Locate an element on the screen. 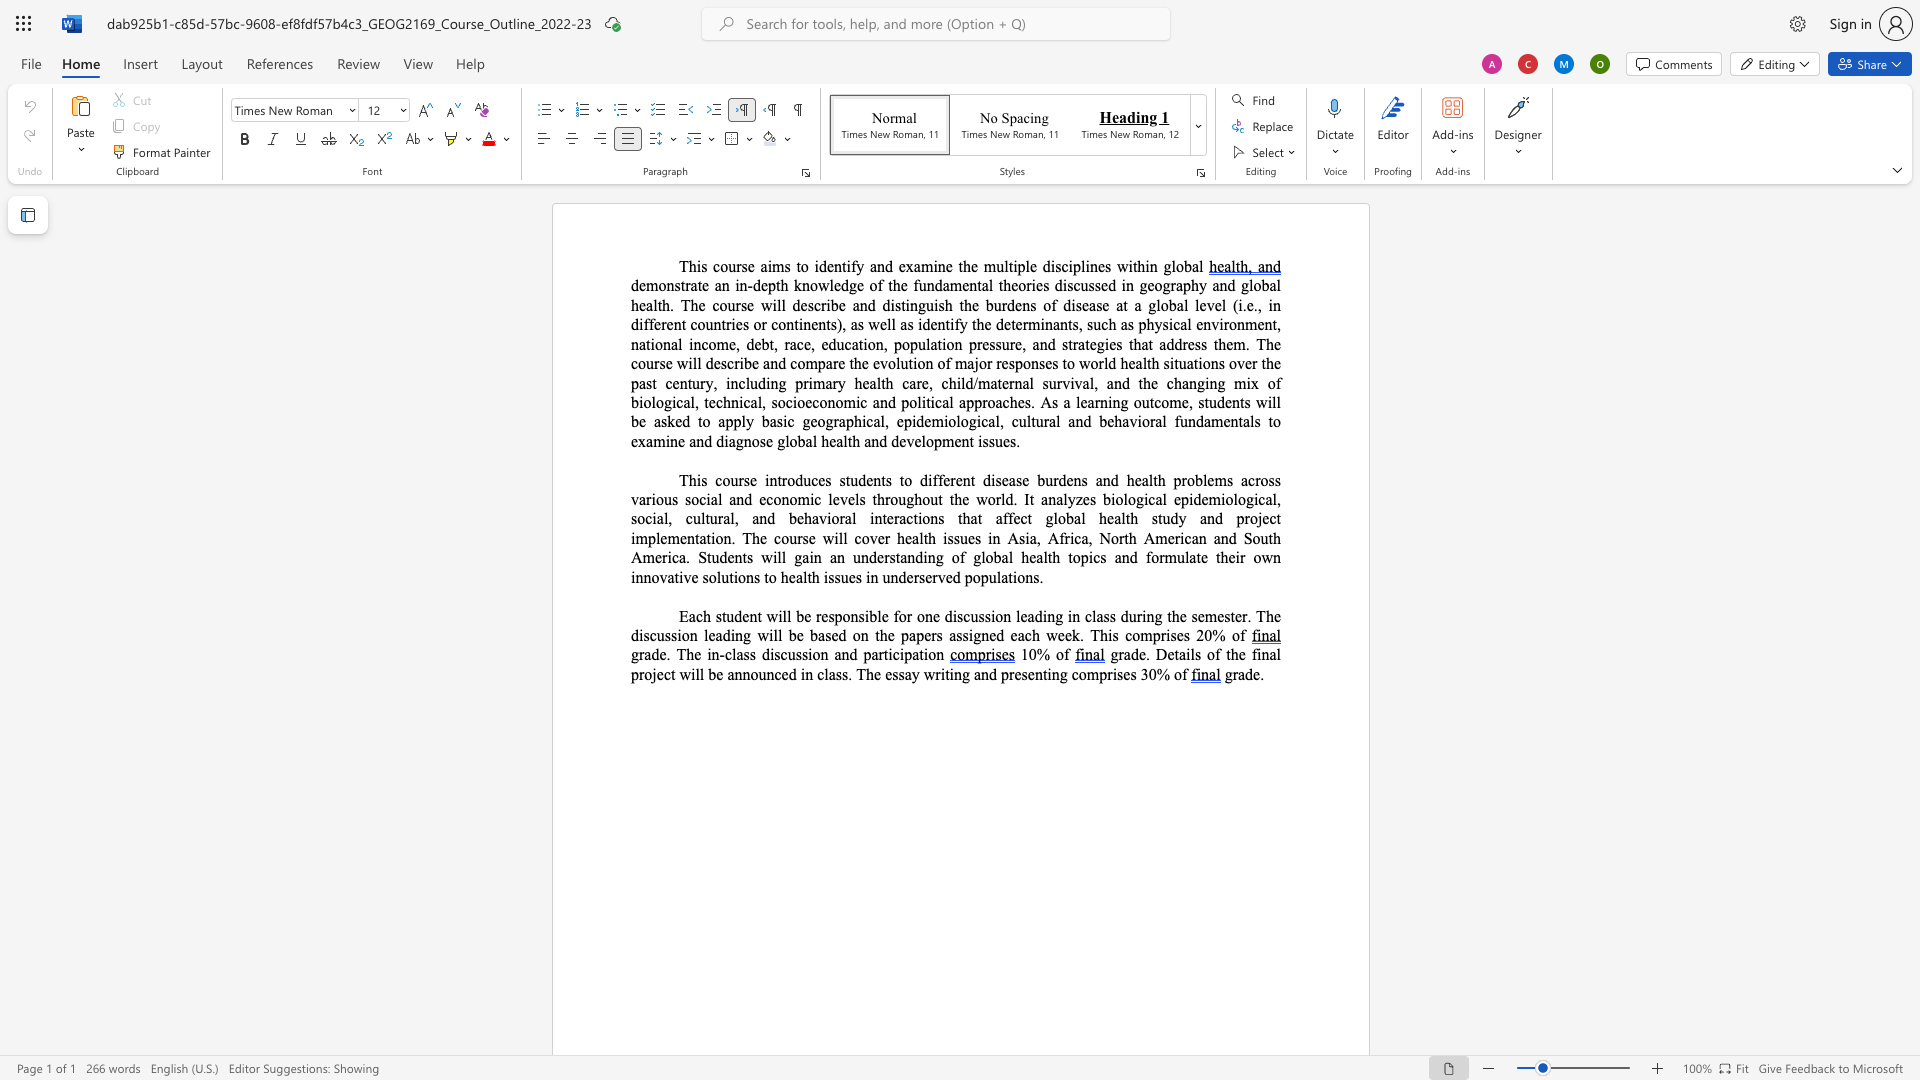  the 1th character "u" in the text is located at coordinates (1183, 420).